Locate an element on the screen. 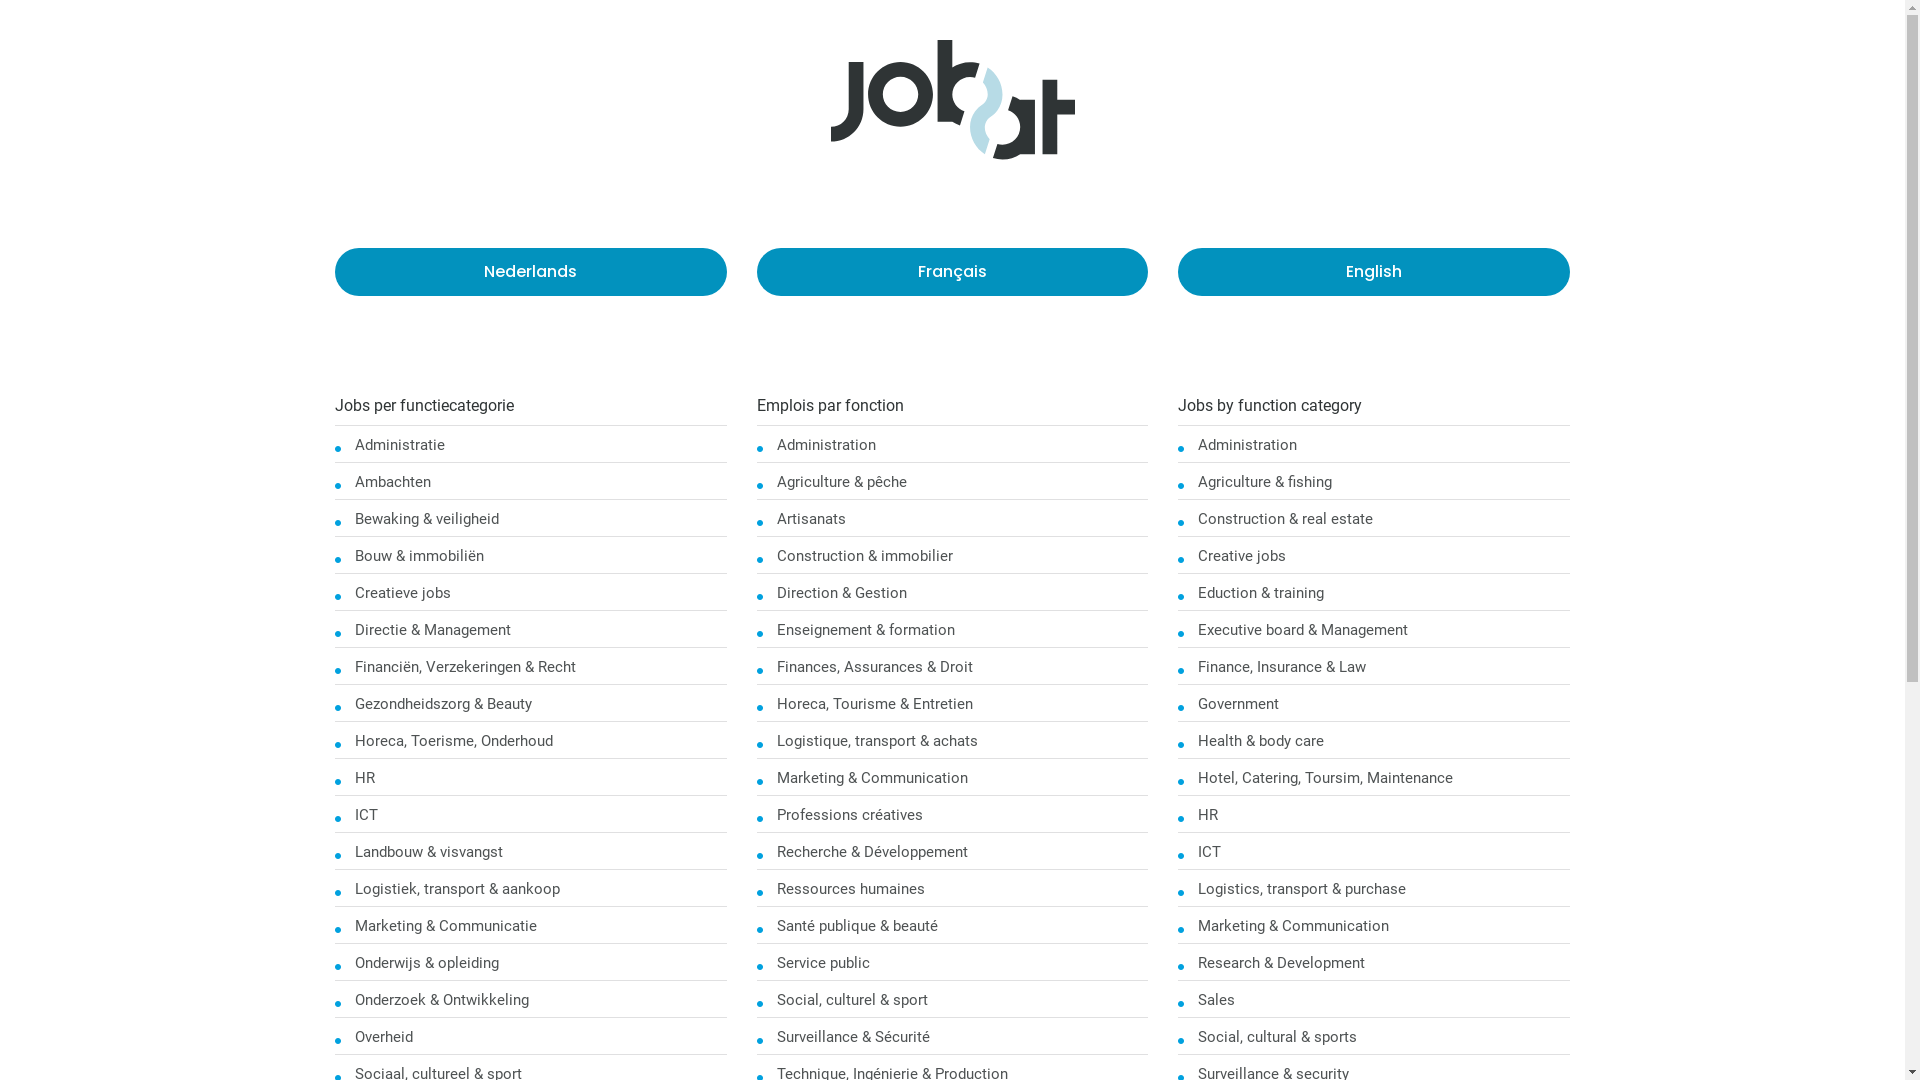  'Administration' is located at coordinates (826, 443).